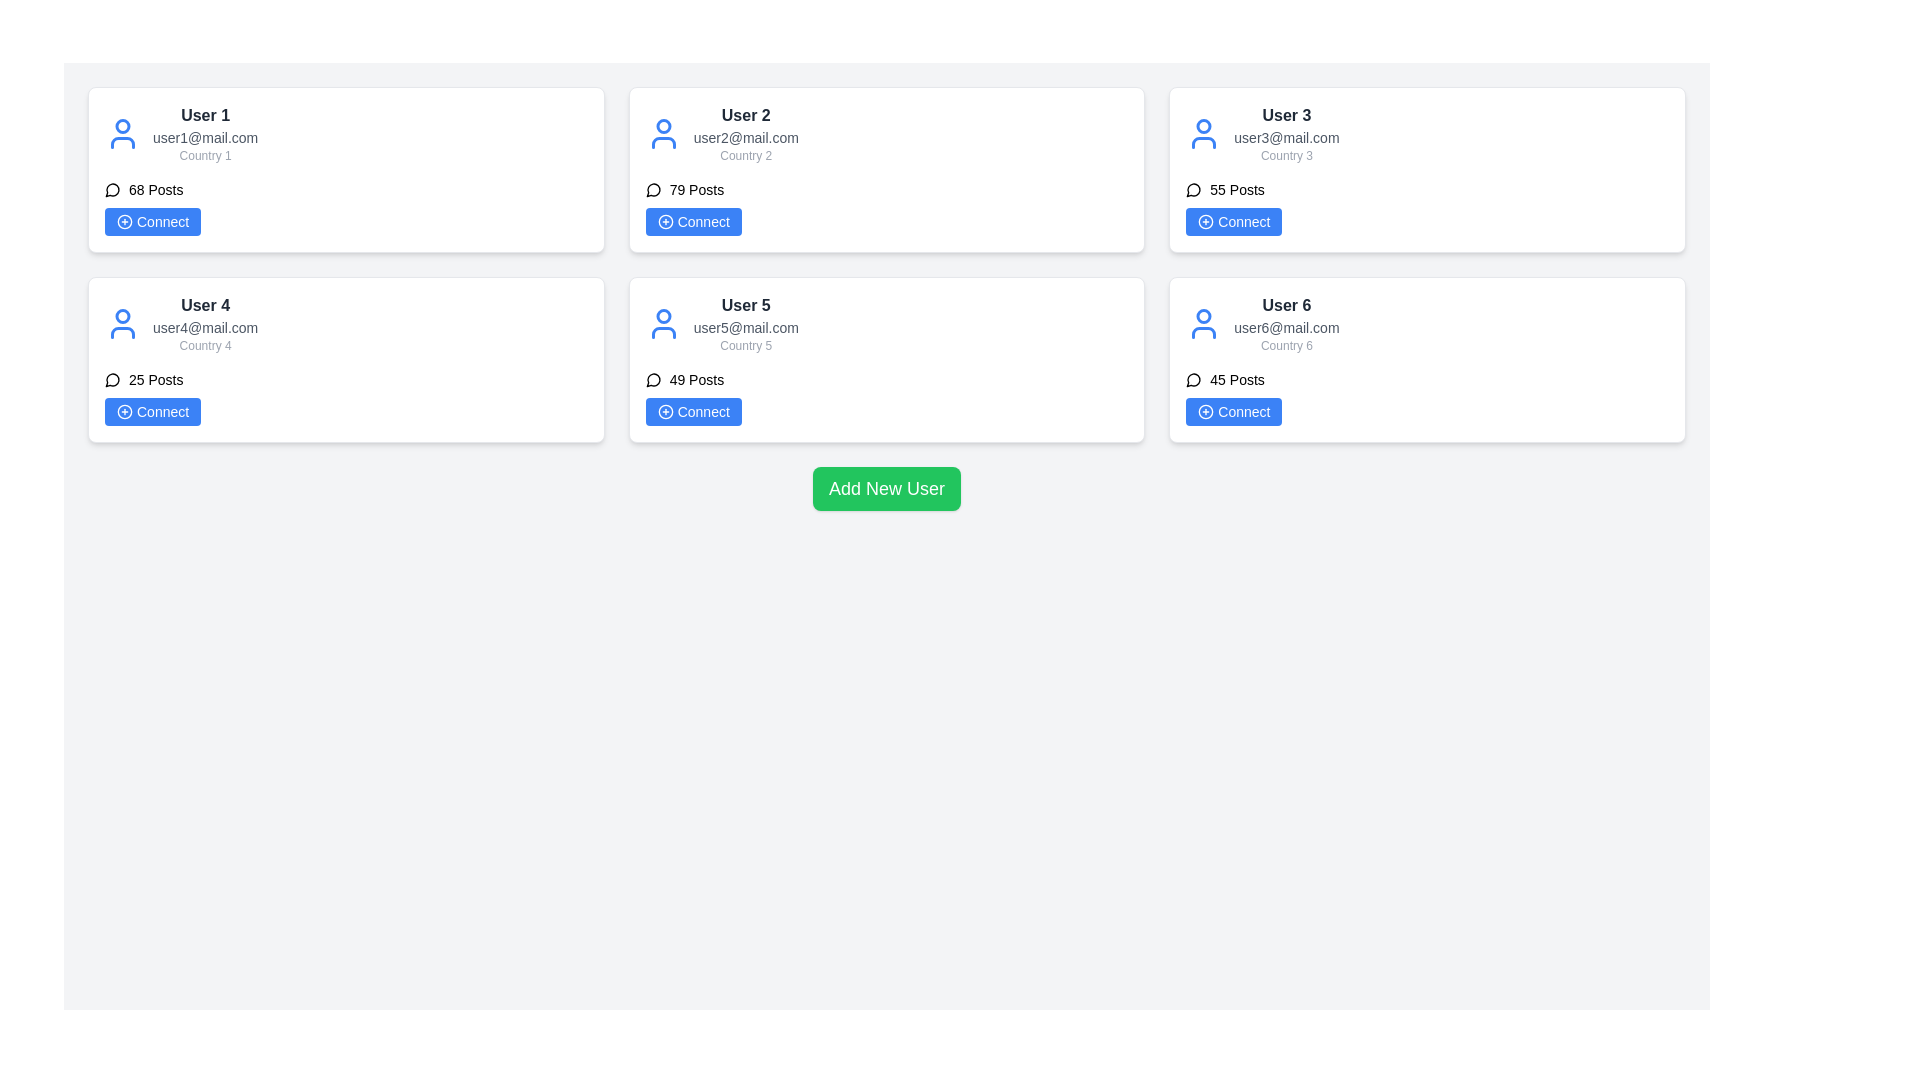  What do you see at coordinates (205, 154) in the screenshot?
I see `the text label element reading 'Country 1', which is located under the email 'user1@mail.com' in the user information card for 'User 1'` at bounding box center [205, 154].